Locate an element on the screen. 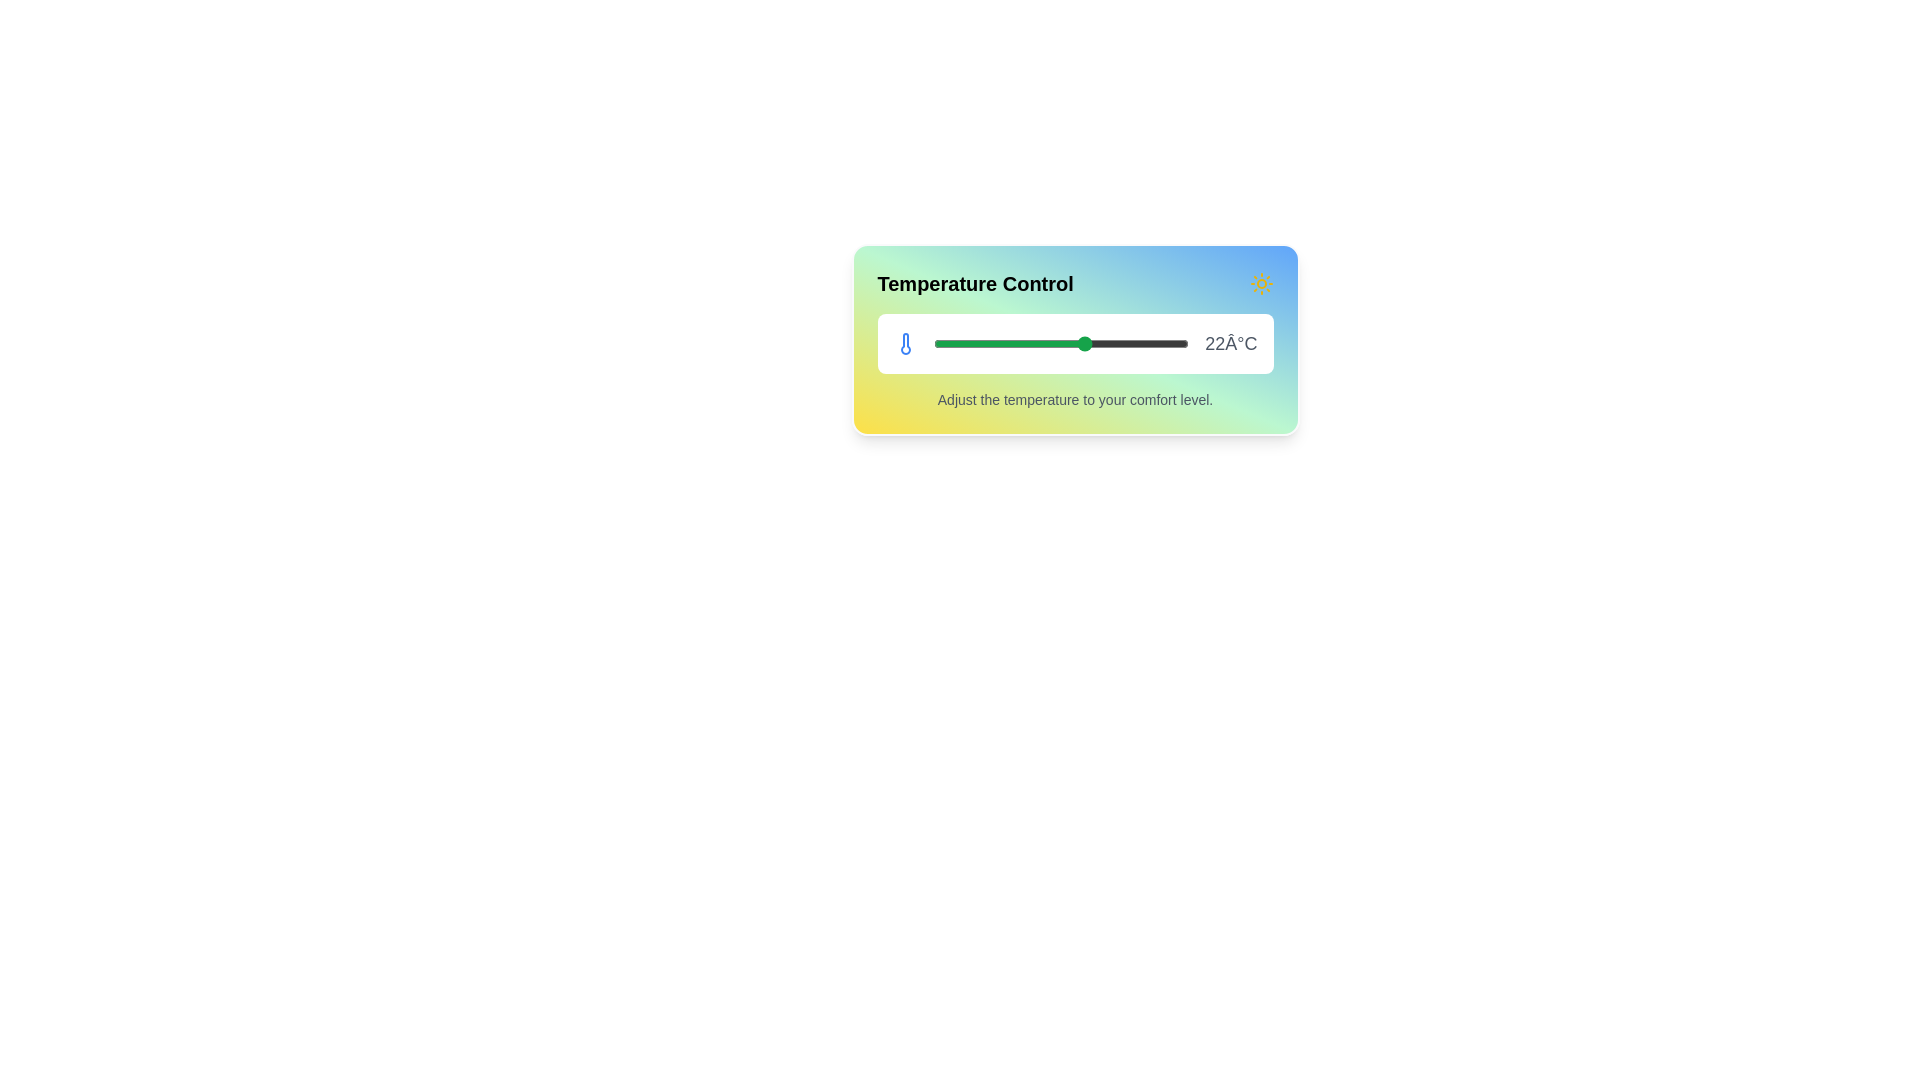 This screenshot has width=1920, height=1080. the icon located in the top-right corner of the 'Temperature Control' card, which represents sunlight or temperature adjustment is located at coordinates (1260, 284).